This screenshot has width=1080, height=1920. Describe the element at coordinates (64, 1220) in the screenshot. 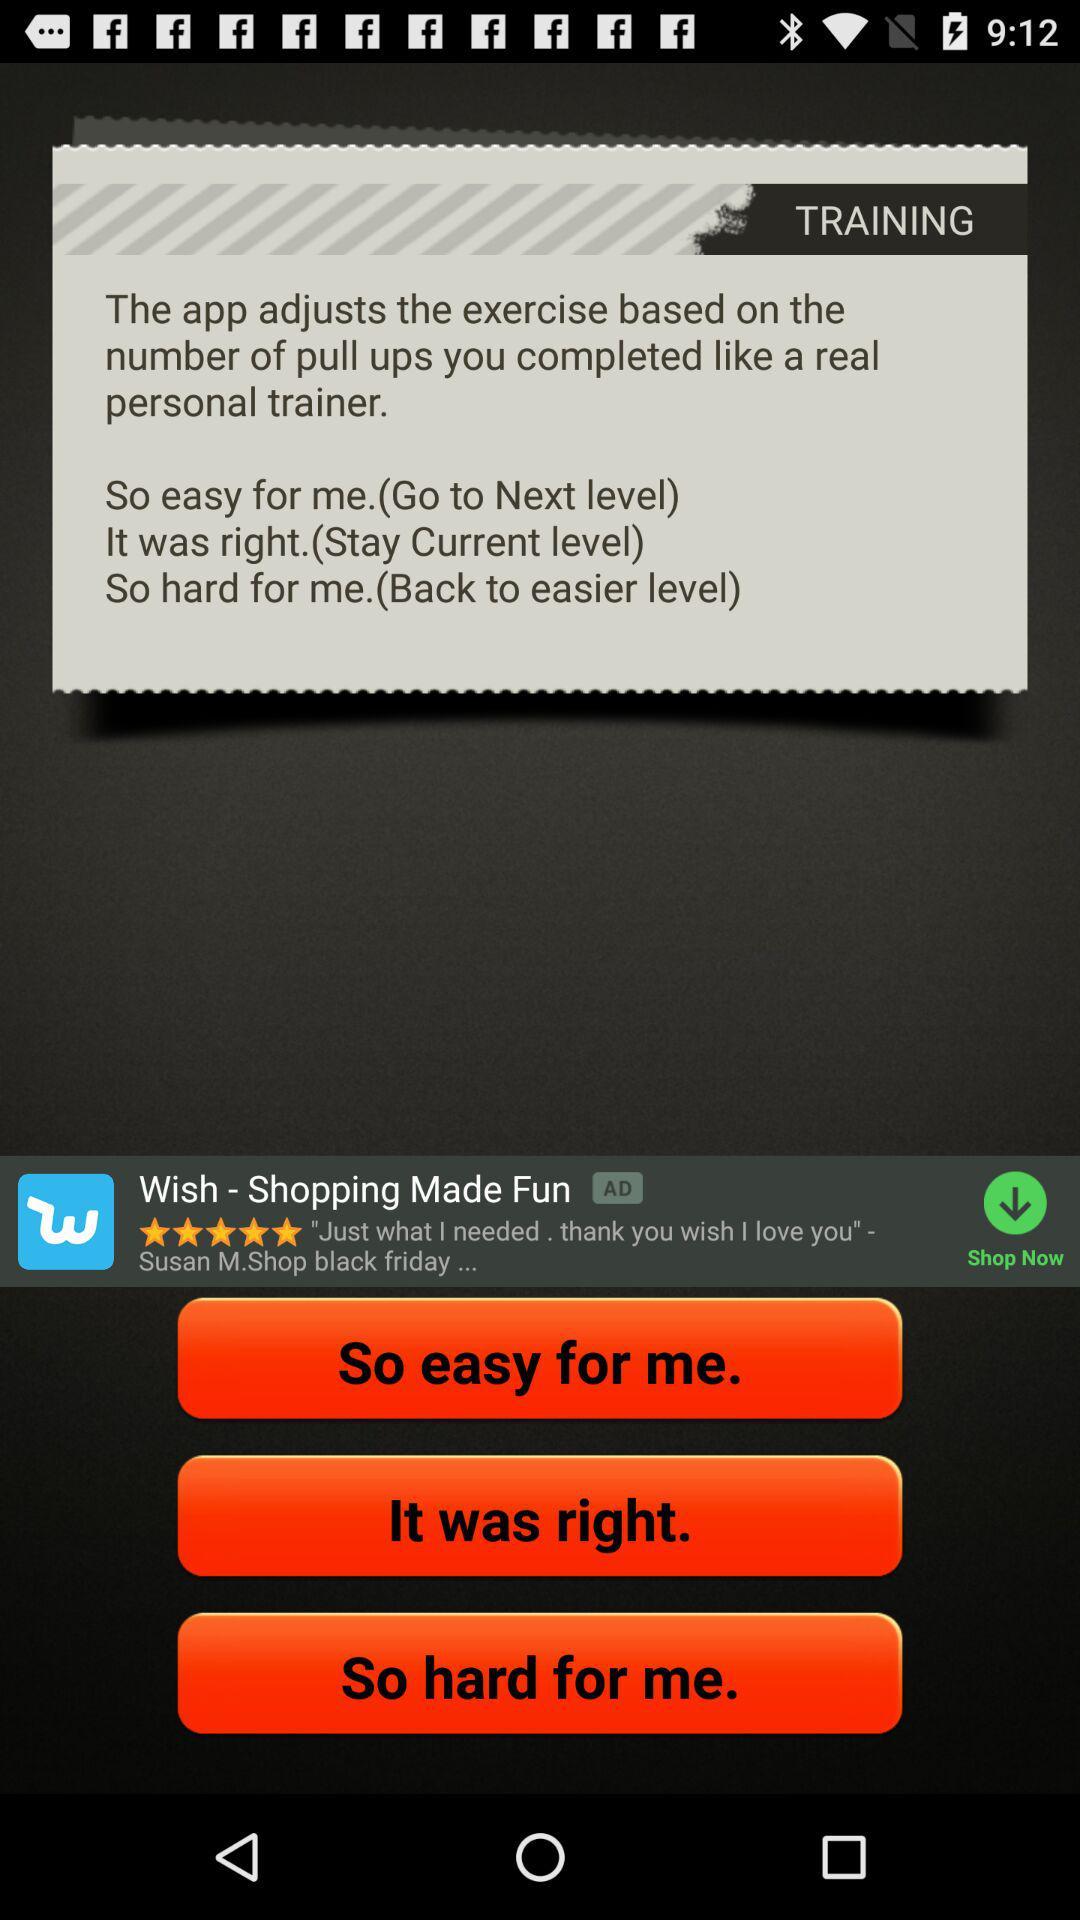

I see `open advertisement website` at that location.